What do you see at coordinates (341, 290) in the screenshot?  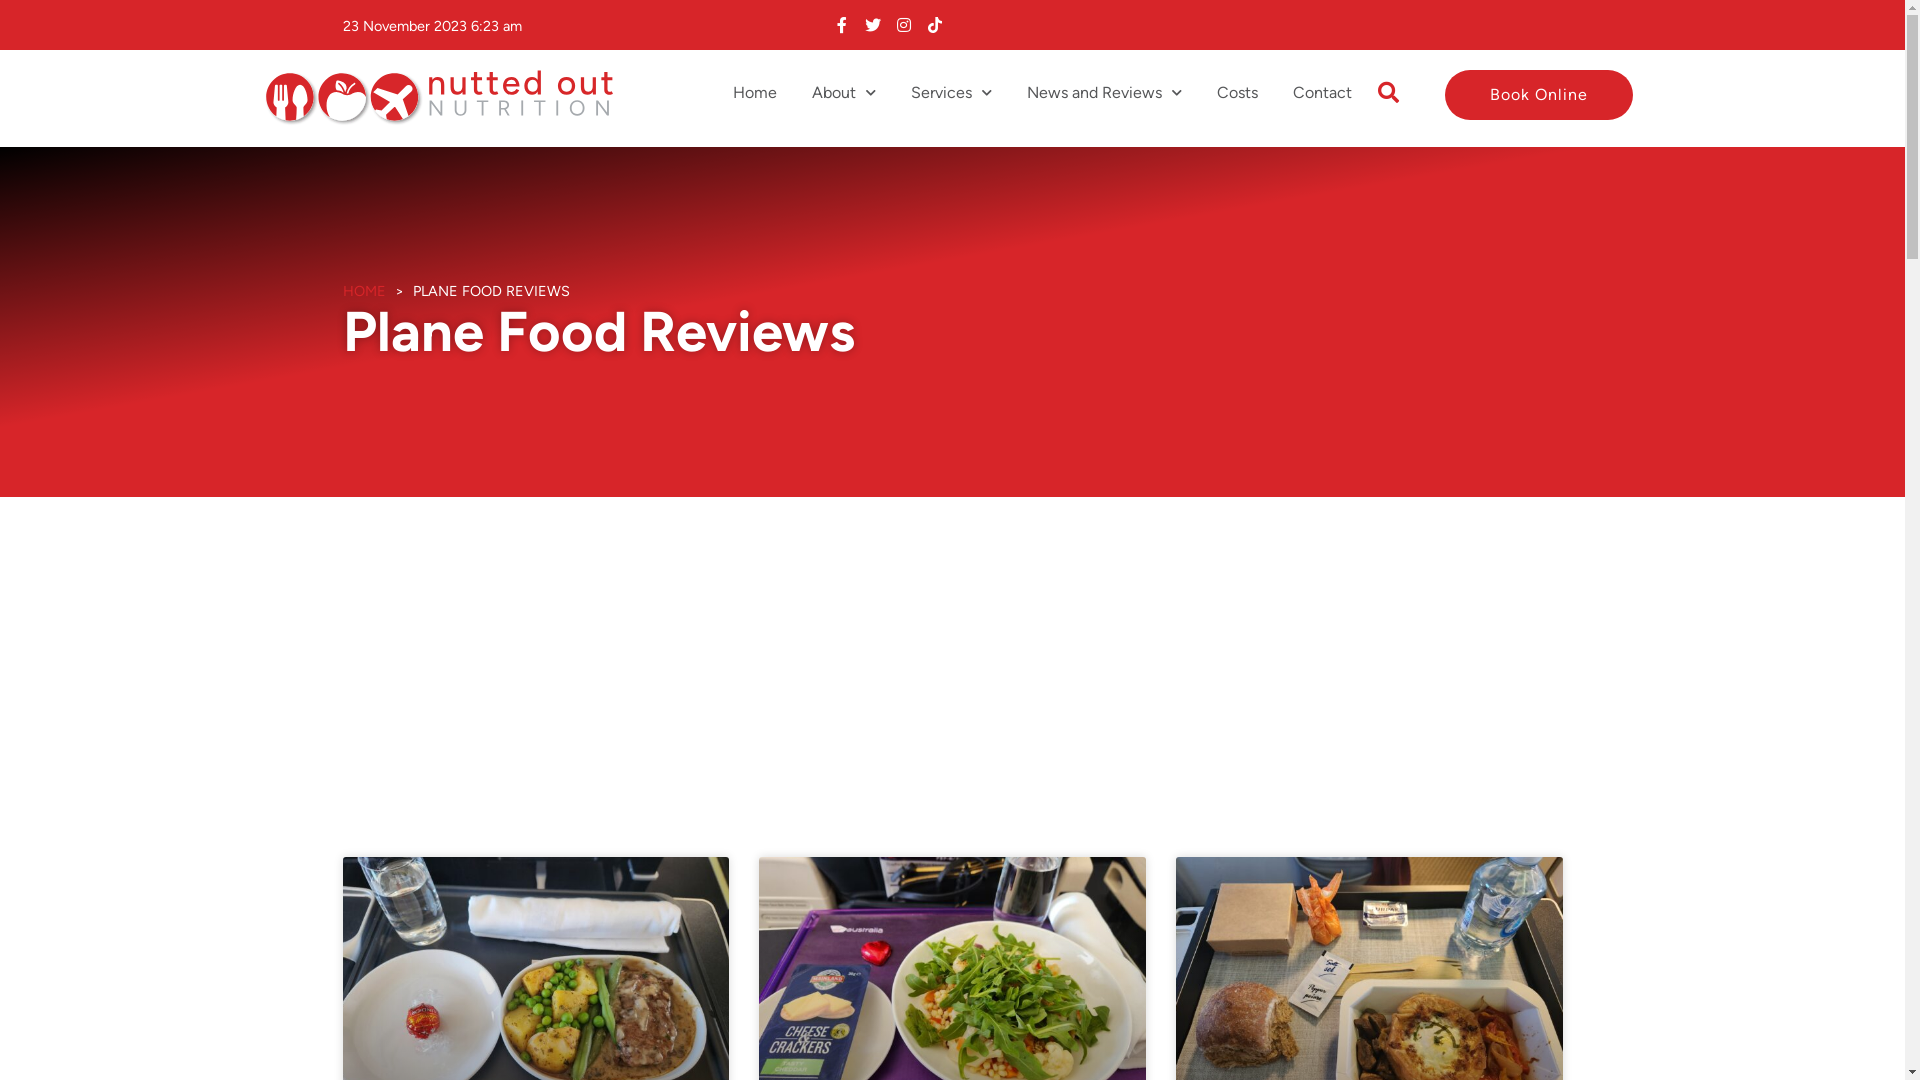 I see `'HOME'` at bounding box center [341, 290].